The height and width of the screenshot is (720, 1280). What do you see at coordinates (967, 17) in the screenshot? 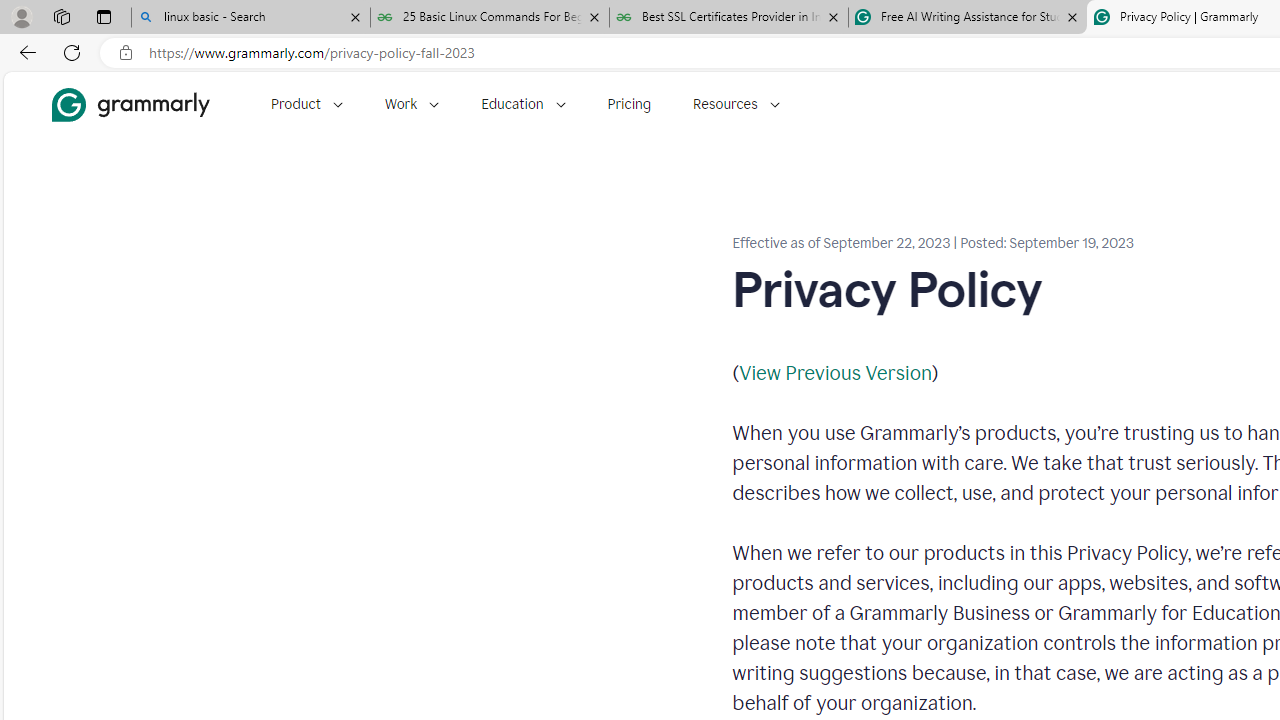
I see `'Free AI Writing Assistance for Students | Grammarly'` at bounding box center [967, 17].